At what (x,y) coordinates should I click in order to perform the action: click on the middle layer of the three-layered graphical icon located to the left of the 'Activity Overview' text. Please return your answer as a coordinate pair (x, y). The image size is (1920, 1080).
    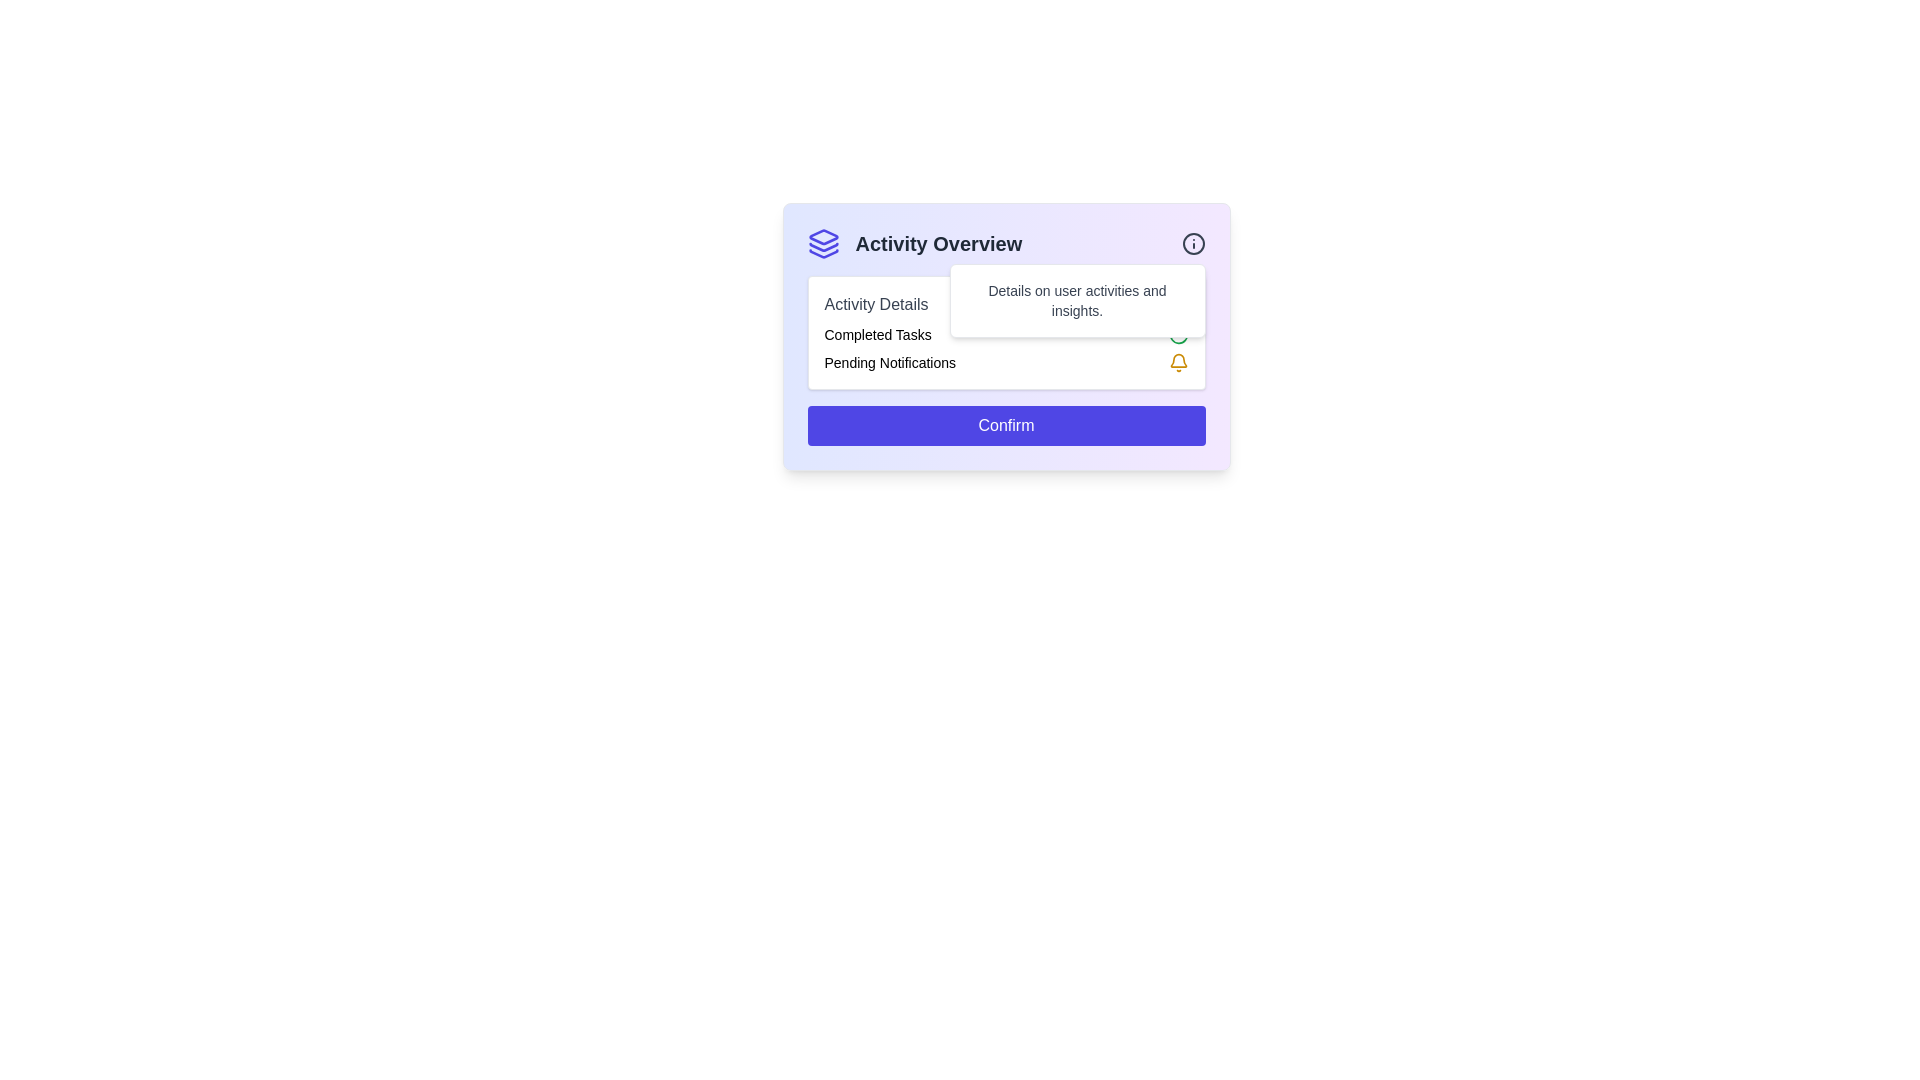
    Looking at the image, I should click on (823, 246).